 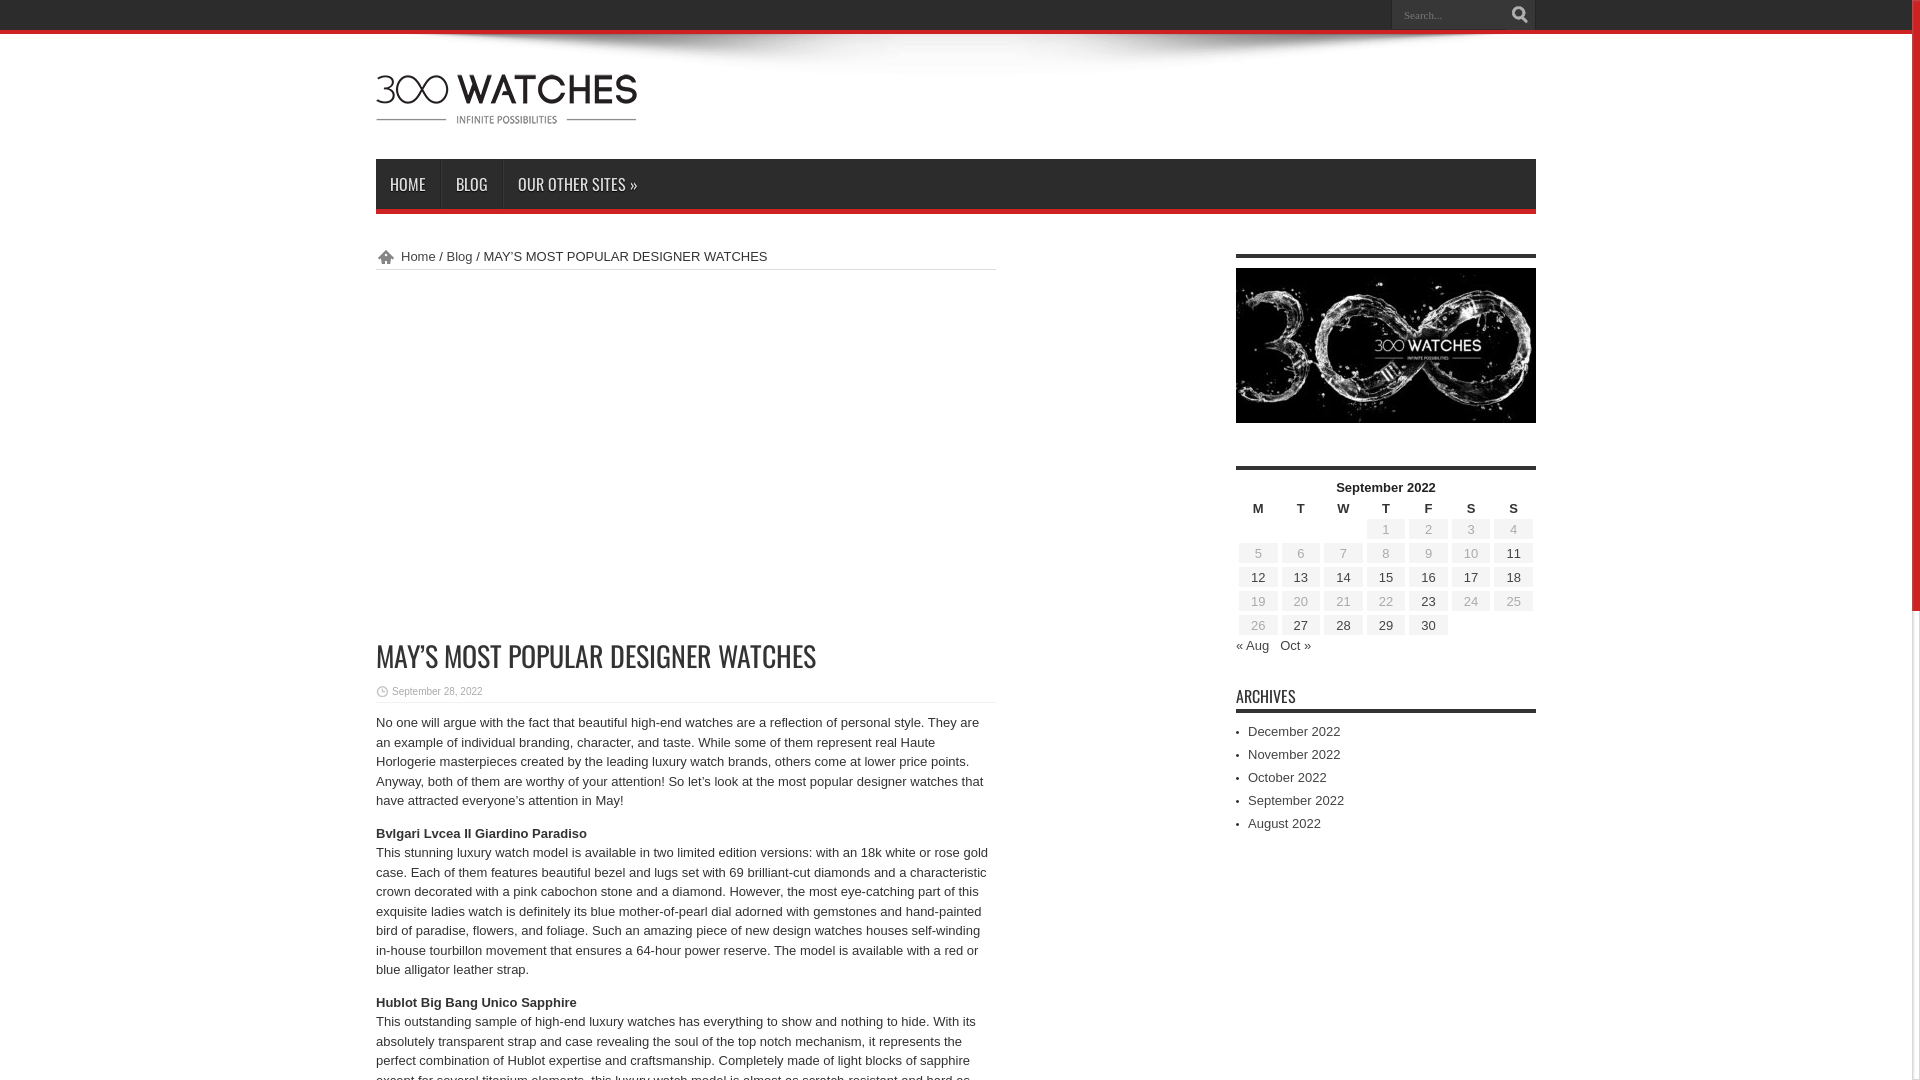 I want to click on 'Search', so click(x=1520, y=15).